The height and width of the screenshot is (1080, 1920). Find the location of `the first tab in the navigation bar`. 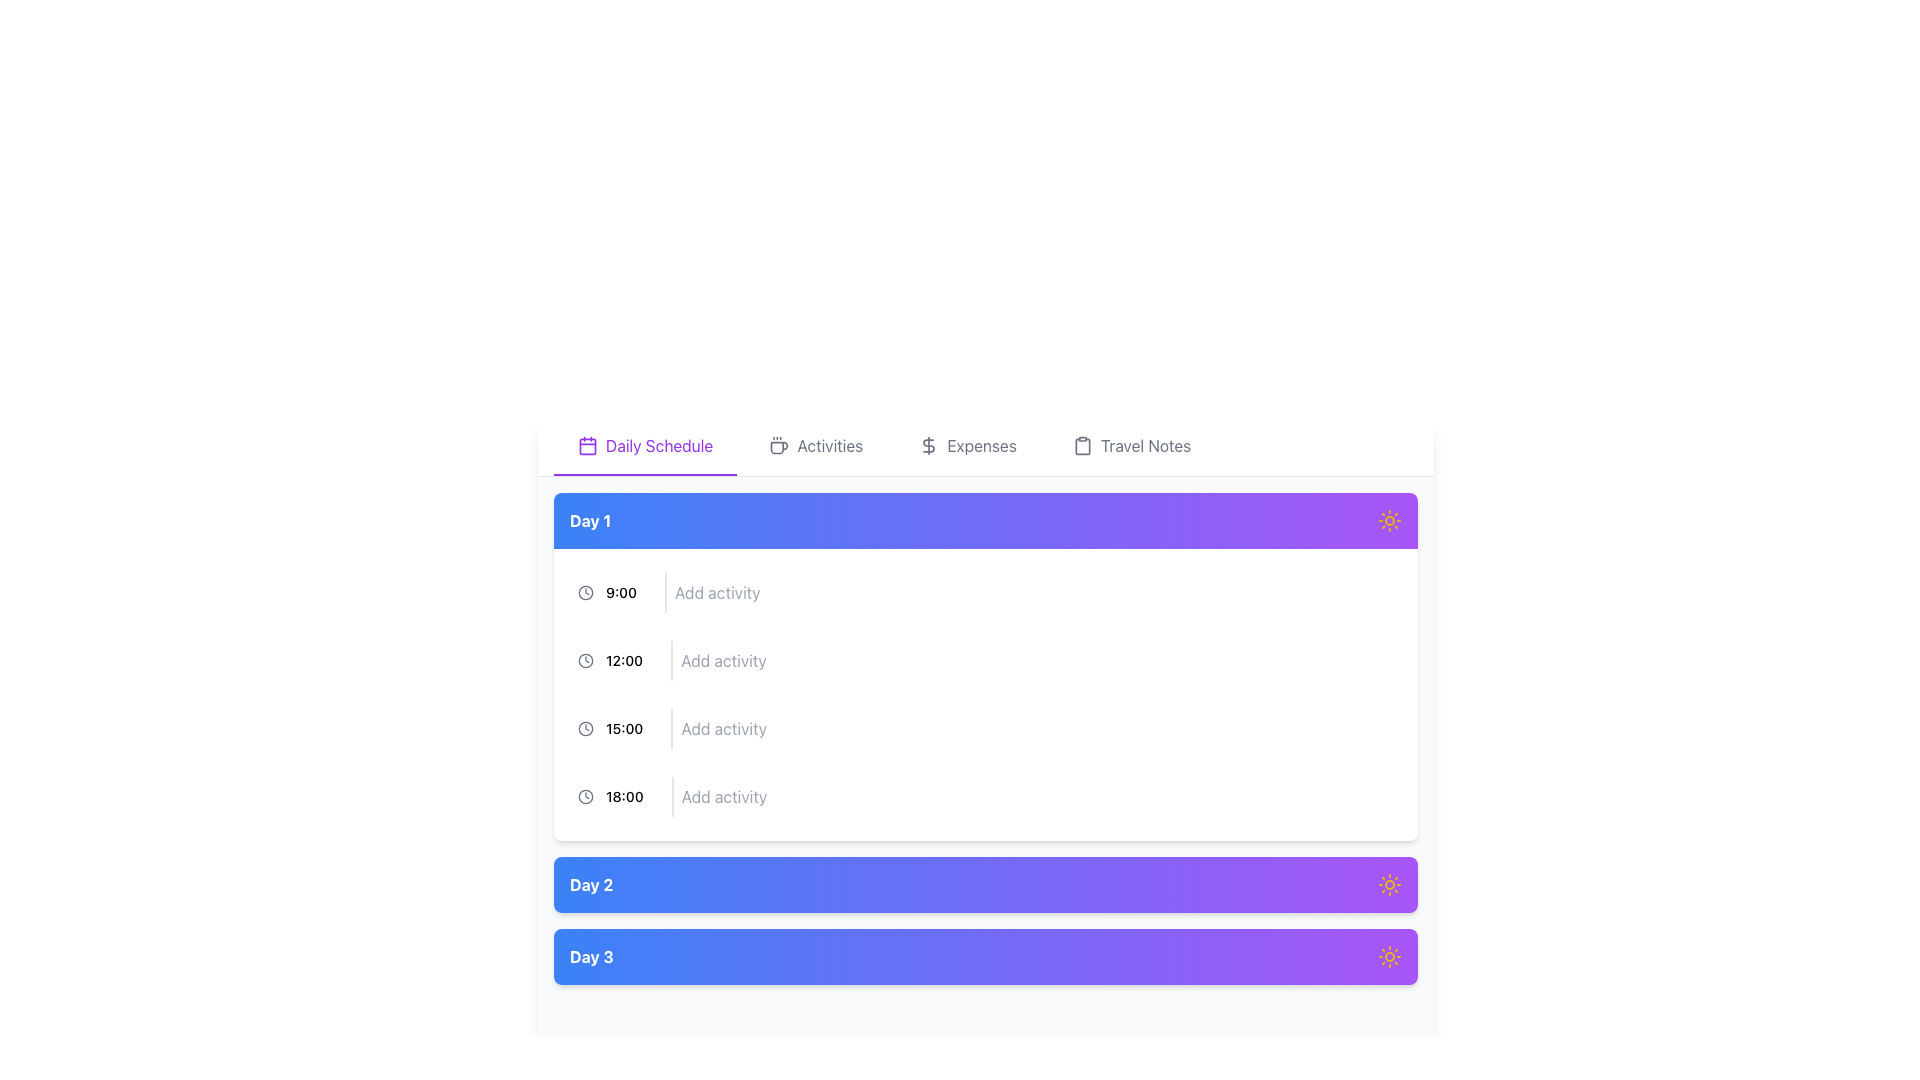

the first tab in the navigation bar is located at coordinates (985, 446).